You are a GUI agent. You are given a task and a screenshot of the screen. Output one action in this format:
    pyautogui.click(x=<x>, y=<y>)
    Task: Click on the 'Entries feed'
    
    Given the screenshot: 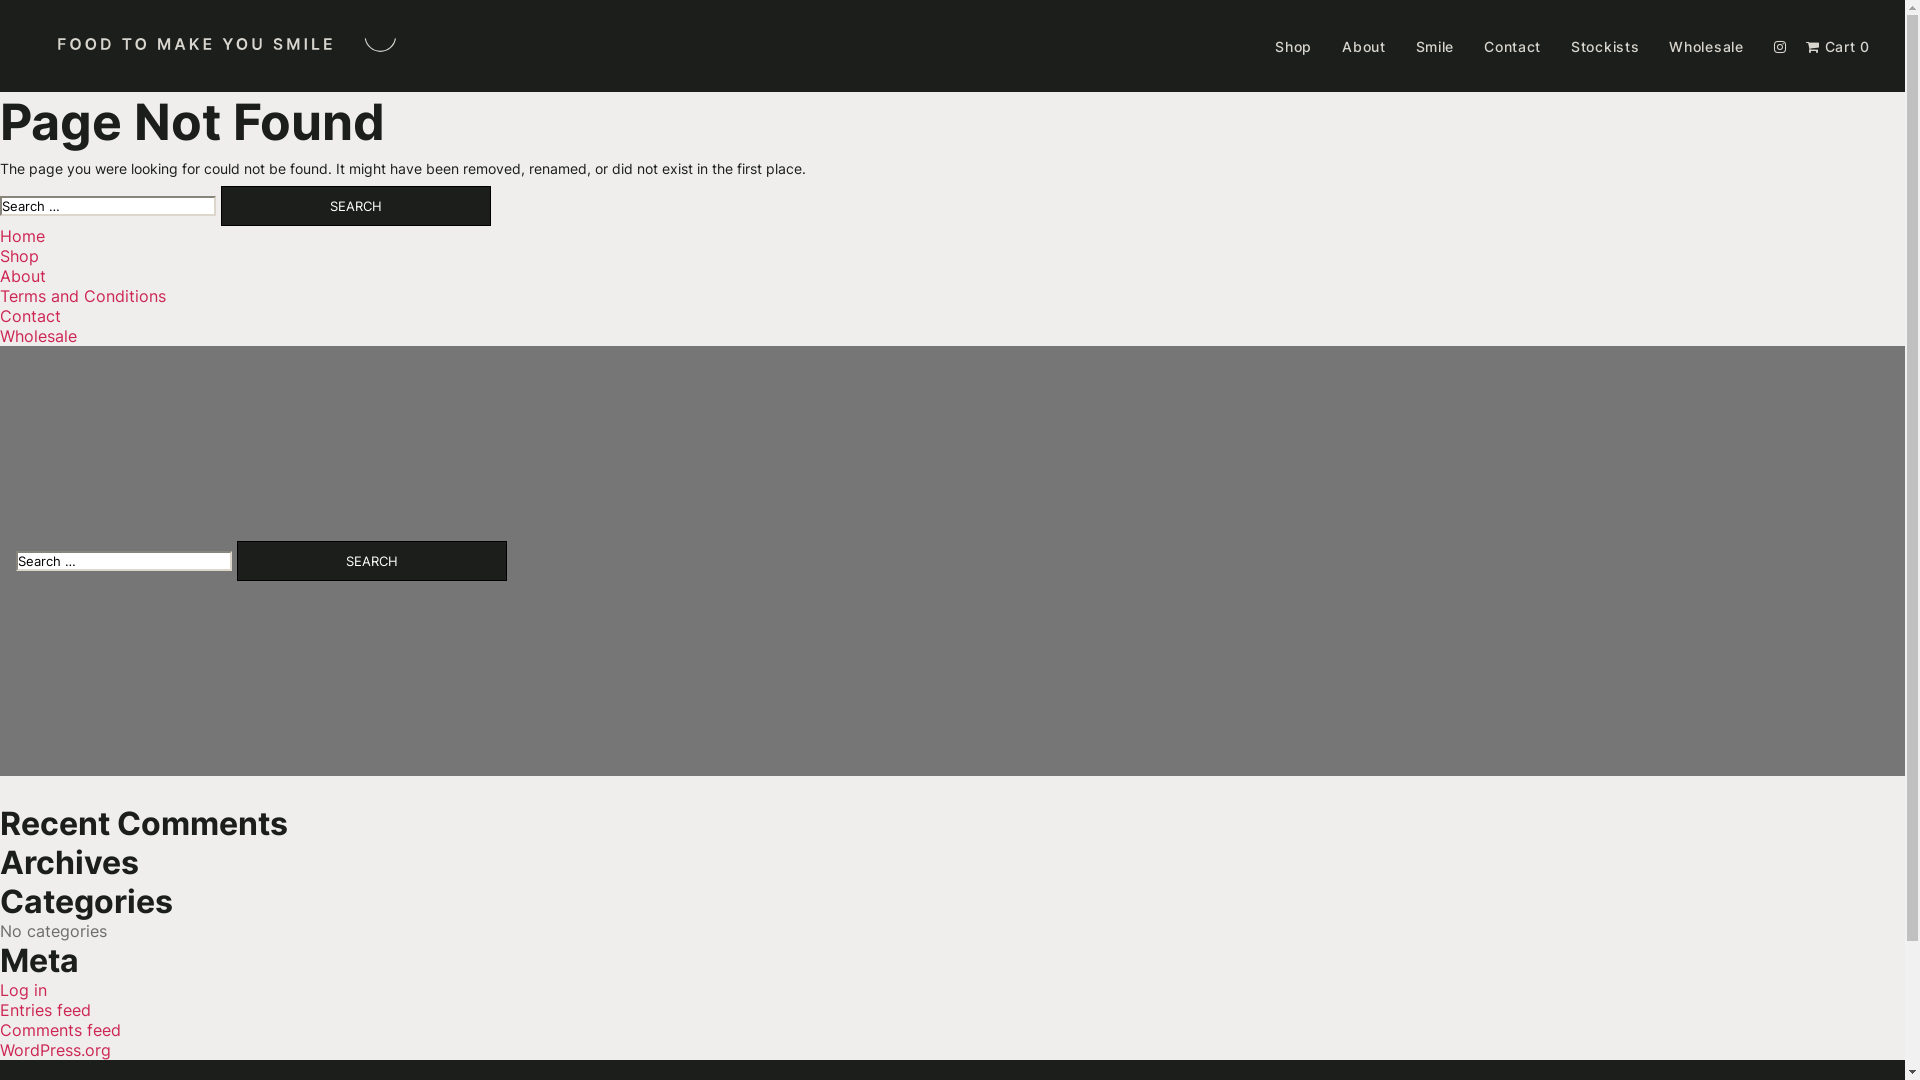 What is the action you would take?
    pyautogui.click(x=45, y=1010)
    